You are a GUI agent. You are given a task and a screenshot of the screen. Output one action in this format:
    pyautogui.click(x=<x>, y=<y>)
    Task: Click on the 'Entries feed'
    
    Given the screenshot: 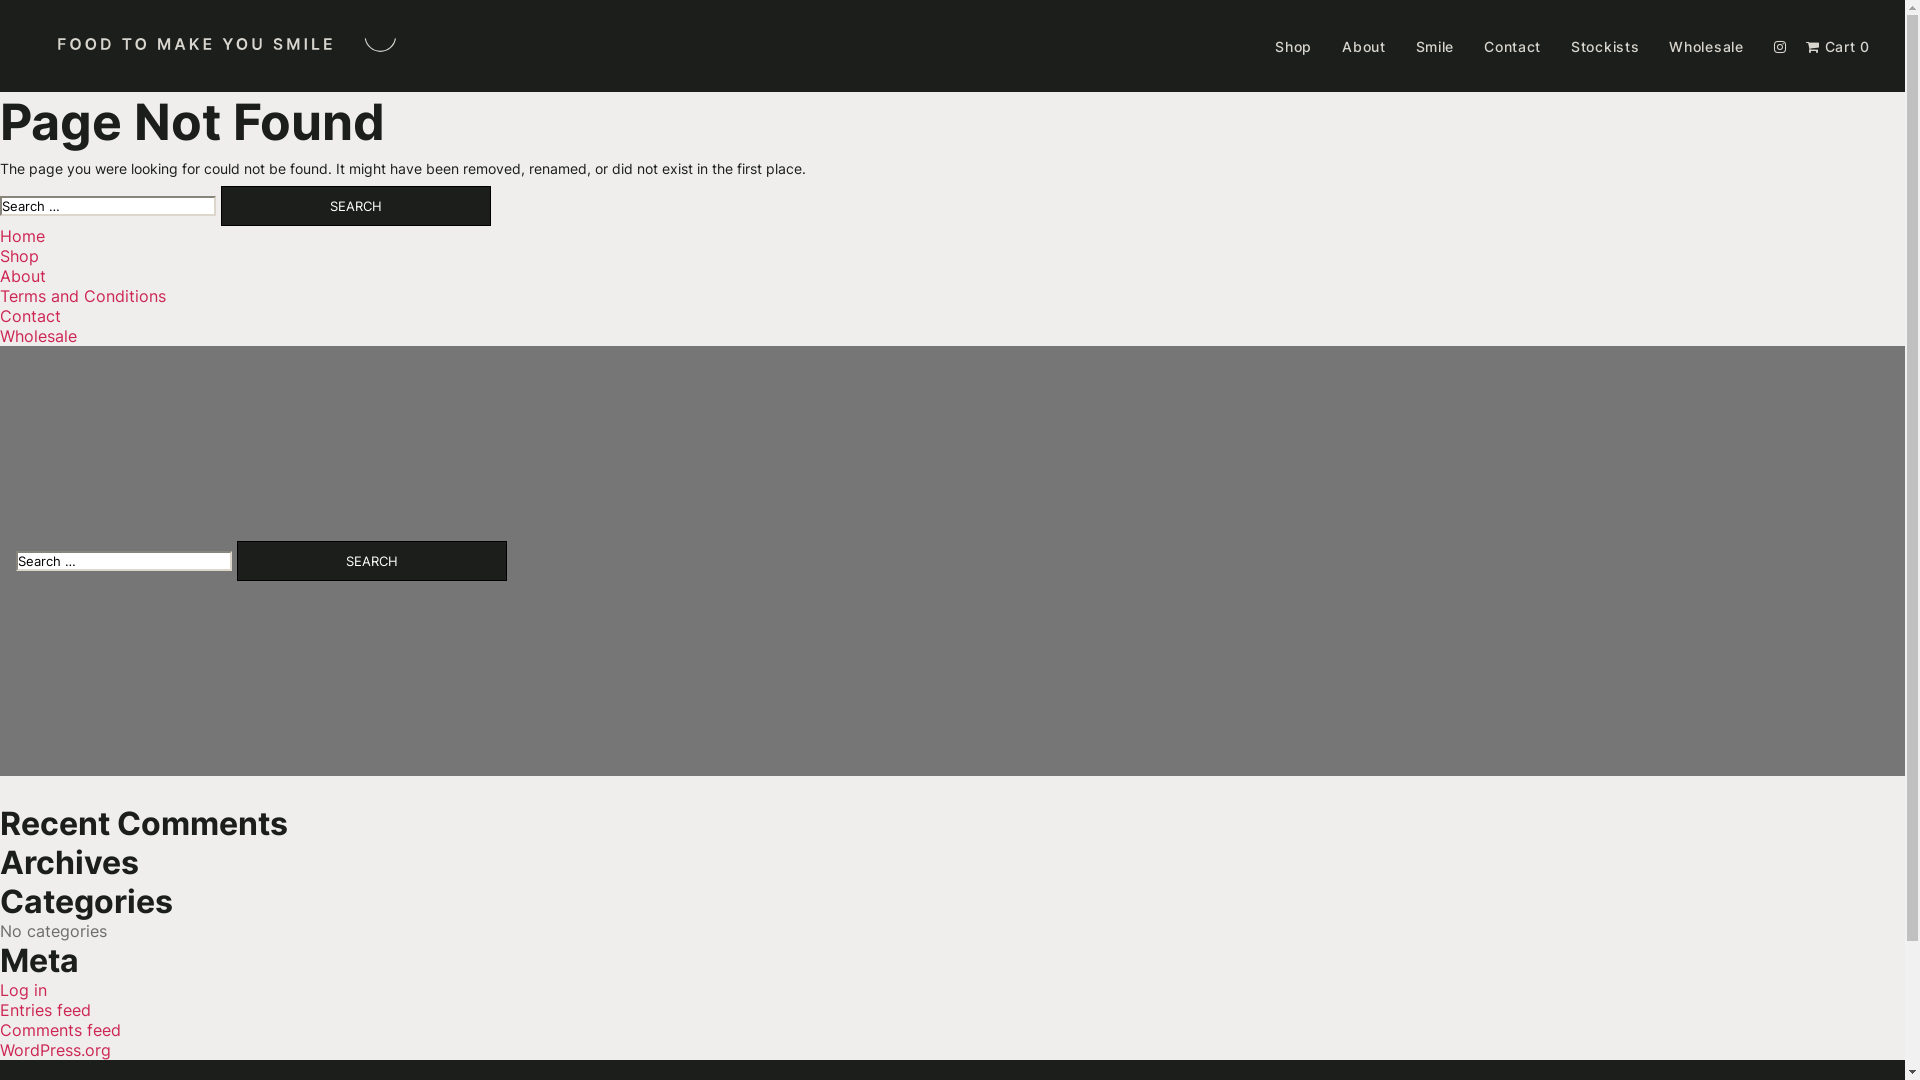 What is the action you would take?
    pyautogui.click(x=45, y=1010)
    